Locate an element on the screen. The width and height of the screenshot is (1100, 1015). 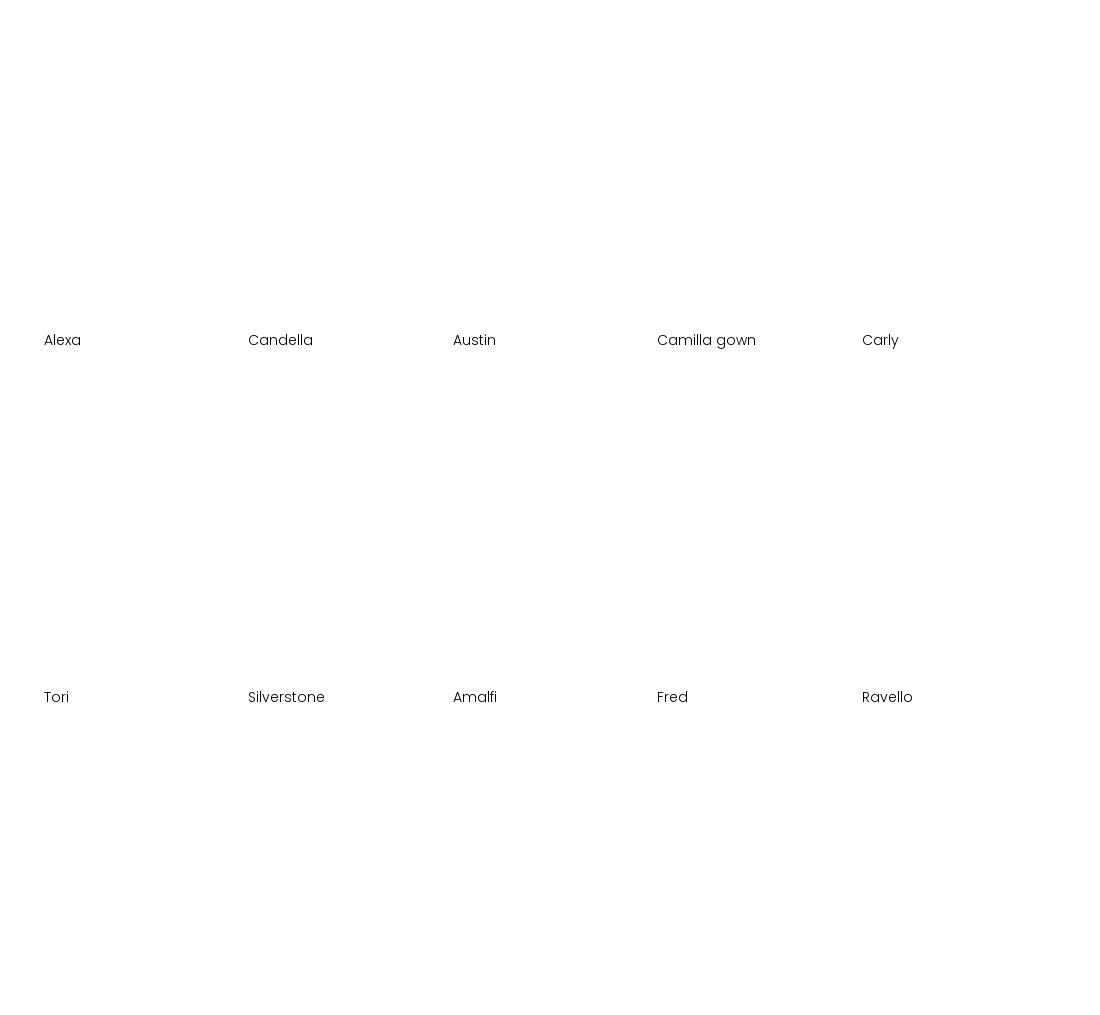
'Carly' is located at coordinates (879, 338).